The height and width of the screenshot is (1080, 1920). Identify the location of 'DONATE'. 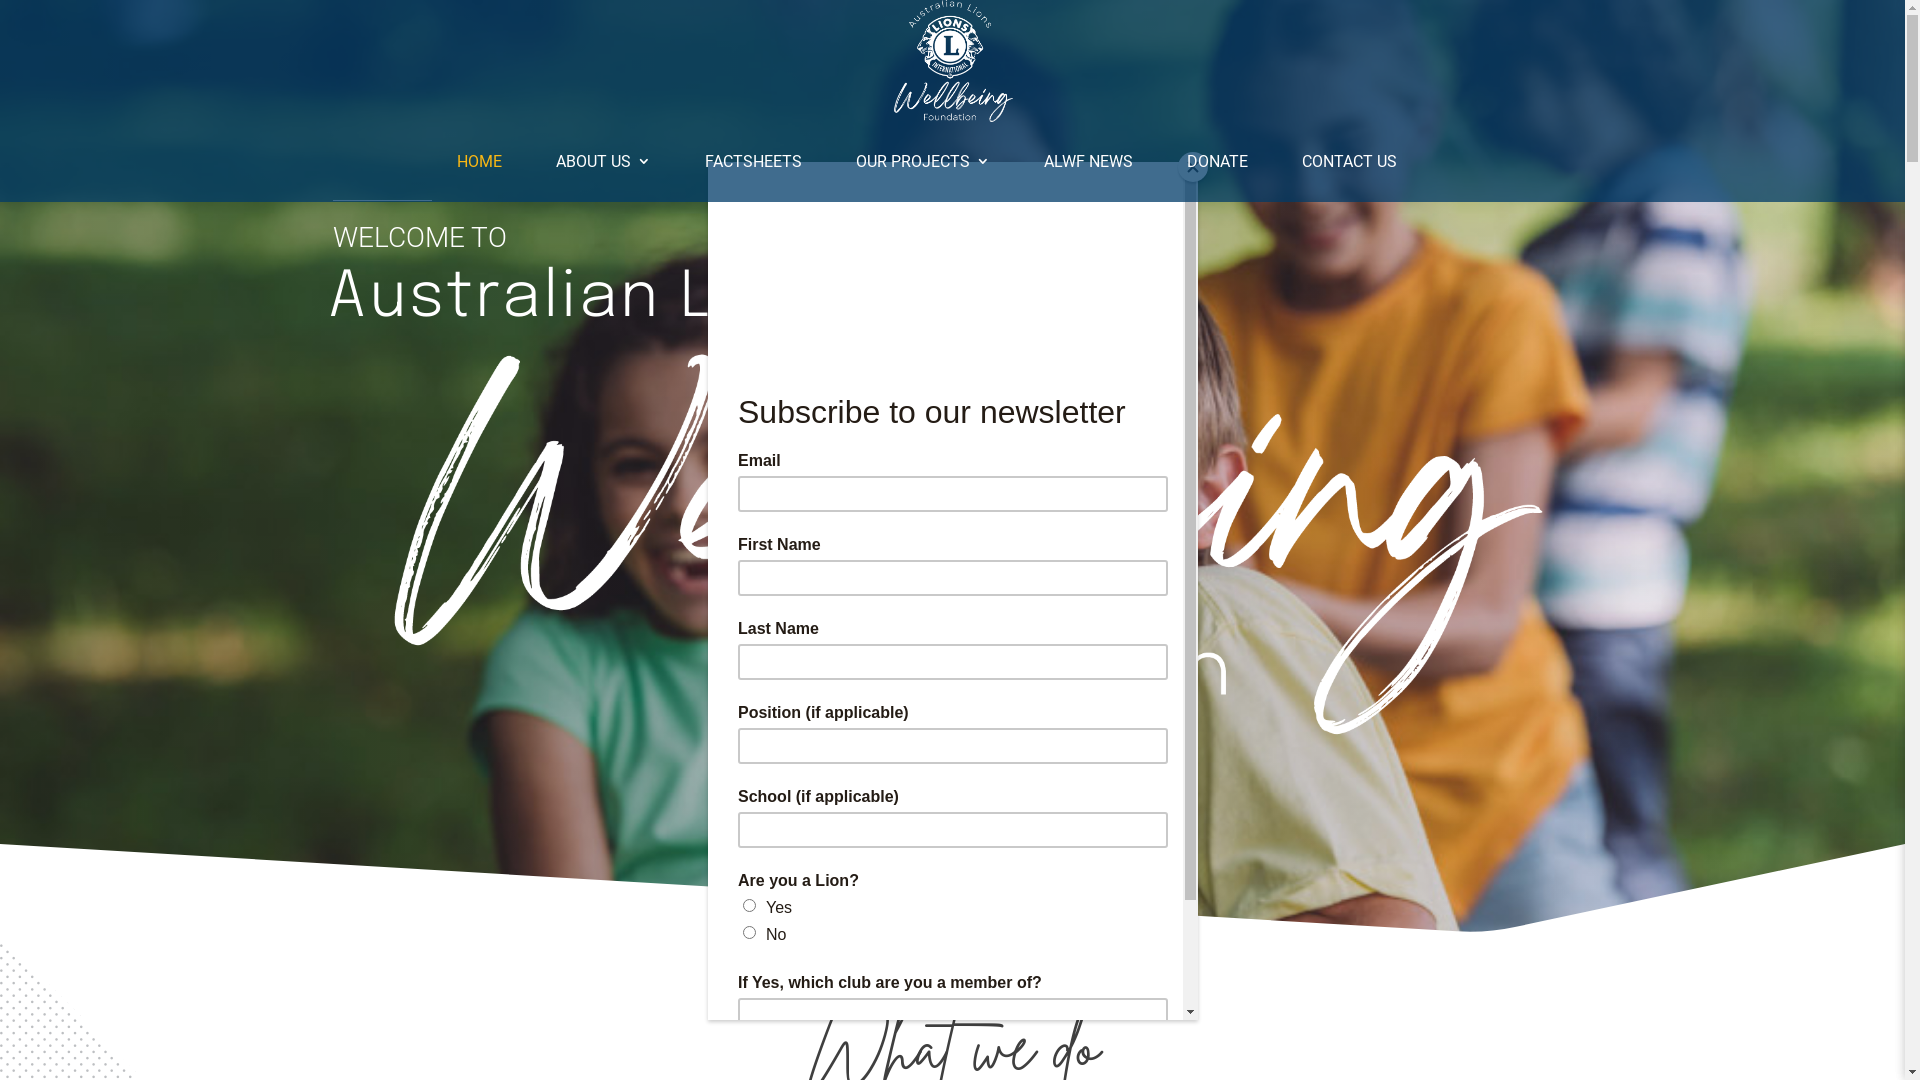
(1215, 161).